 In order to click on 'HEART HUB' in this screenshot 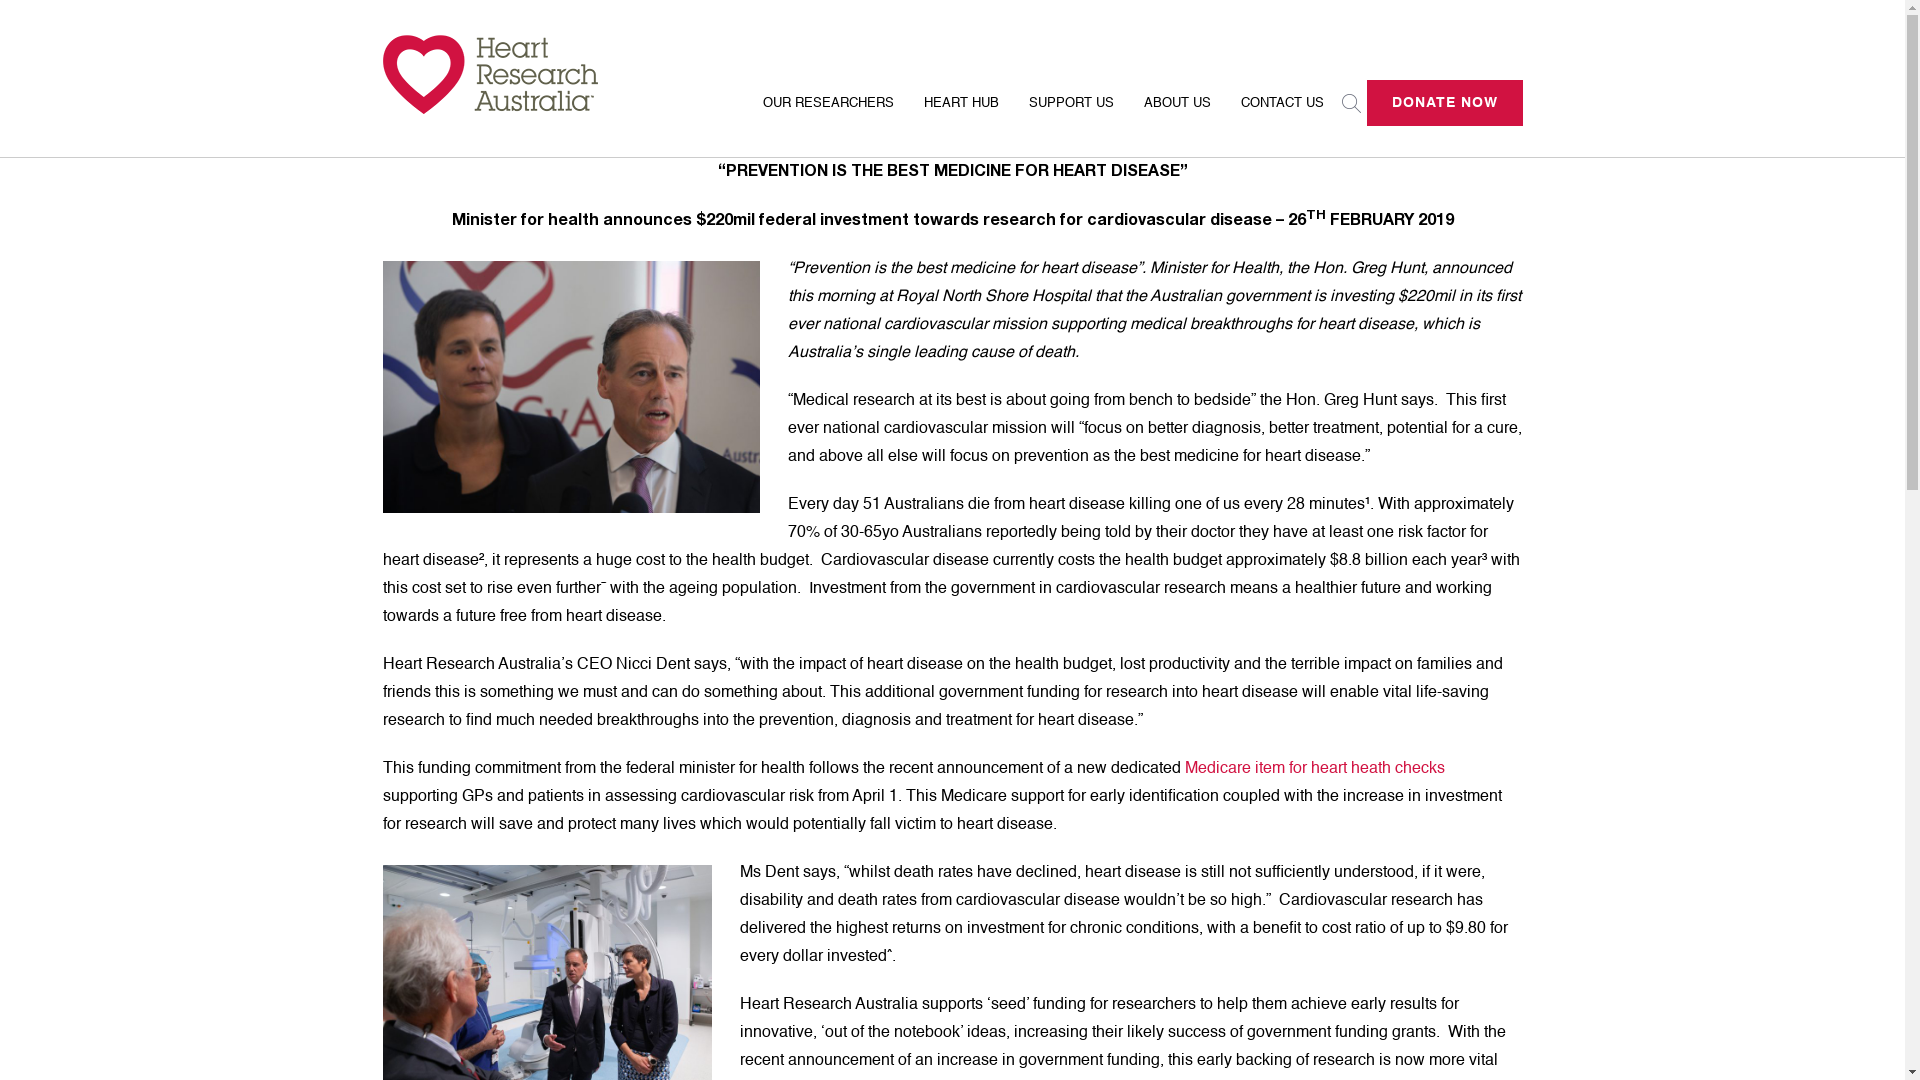, I will do `click(960, 116)`.